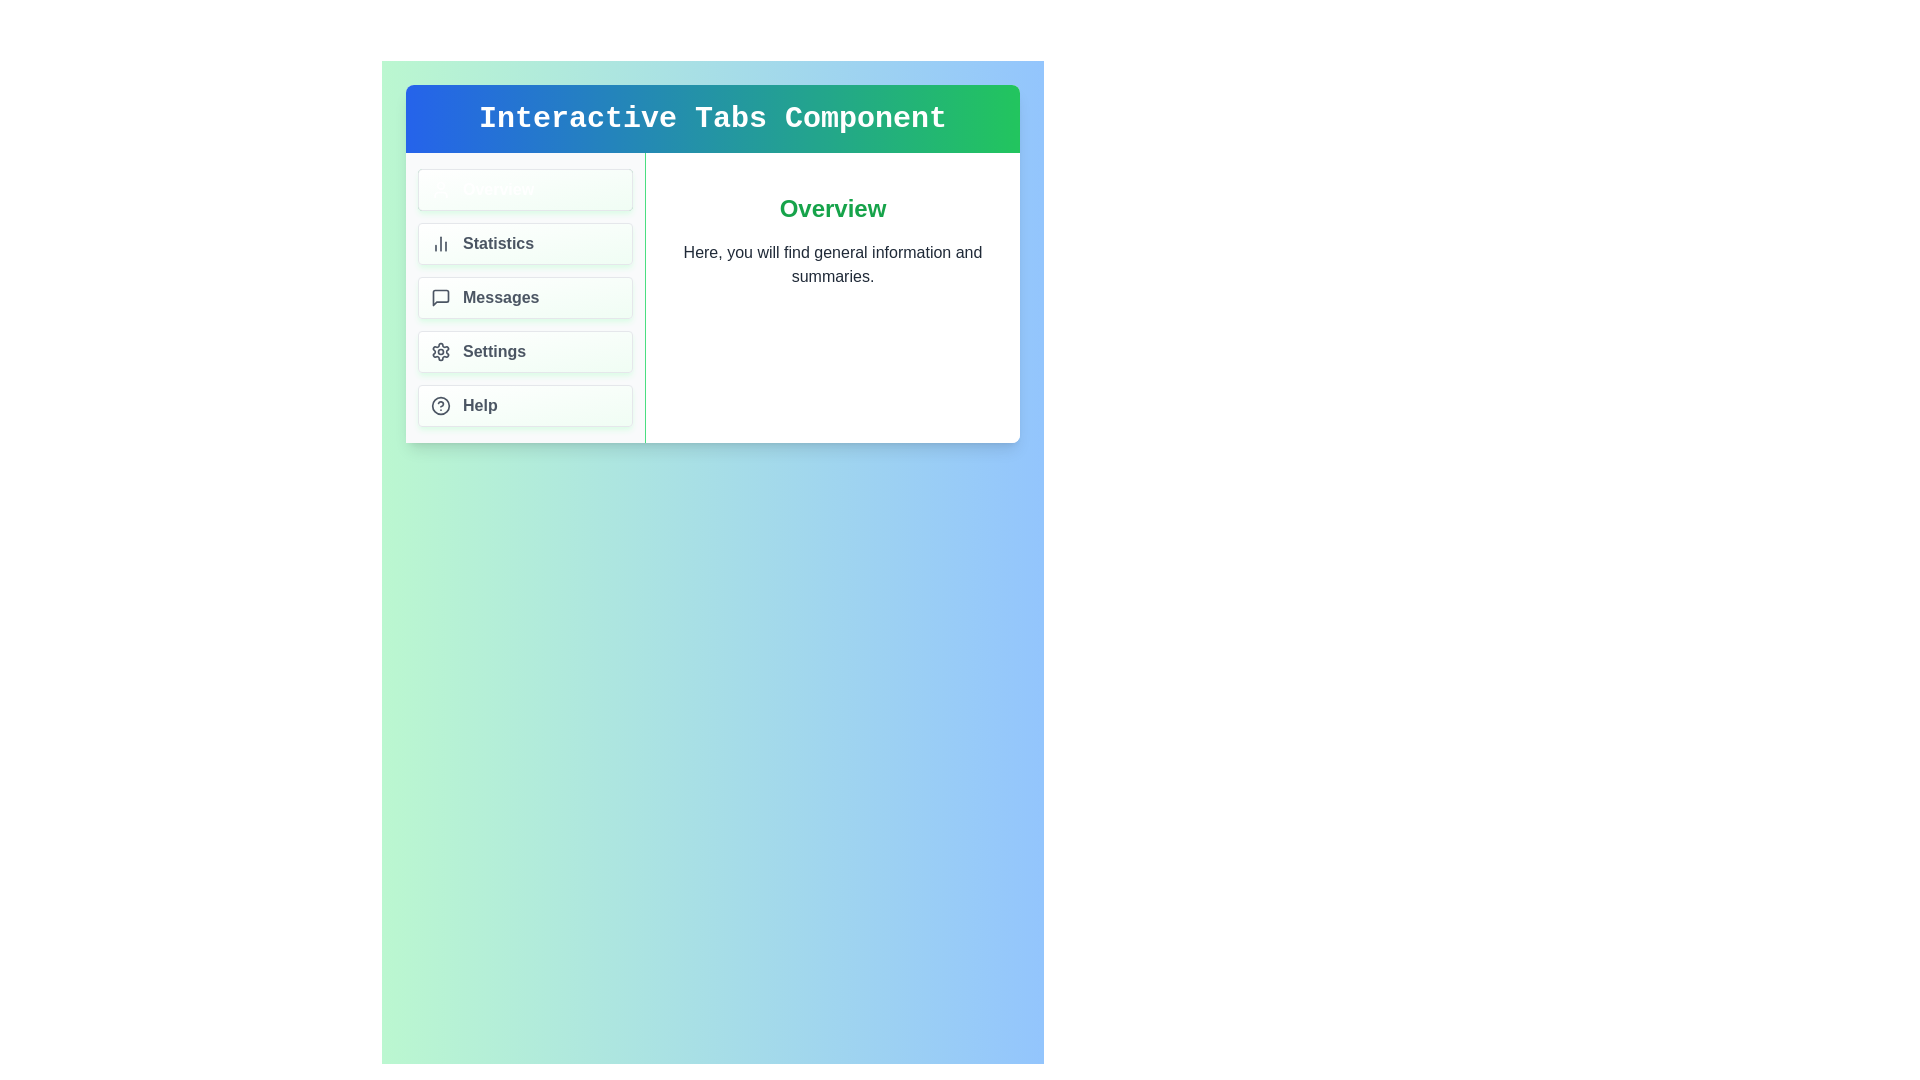  I want to click on the tab labeled Messages by clicking on its area, so click(525, 297).